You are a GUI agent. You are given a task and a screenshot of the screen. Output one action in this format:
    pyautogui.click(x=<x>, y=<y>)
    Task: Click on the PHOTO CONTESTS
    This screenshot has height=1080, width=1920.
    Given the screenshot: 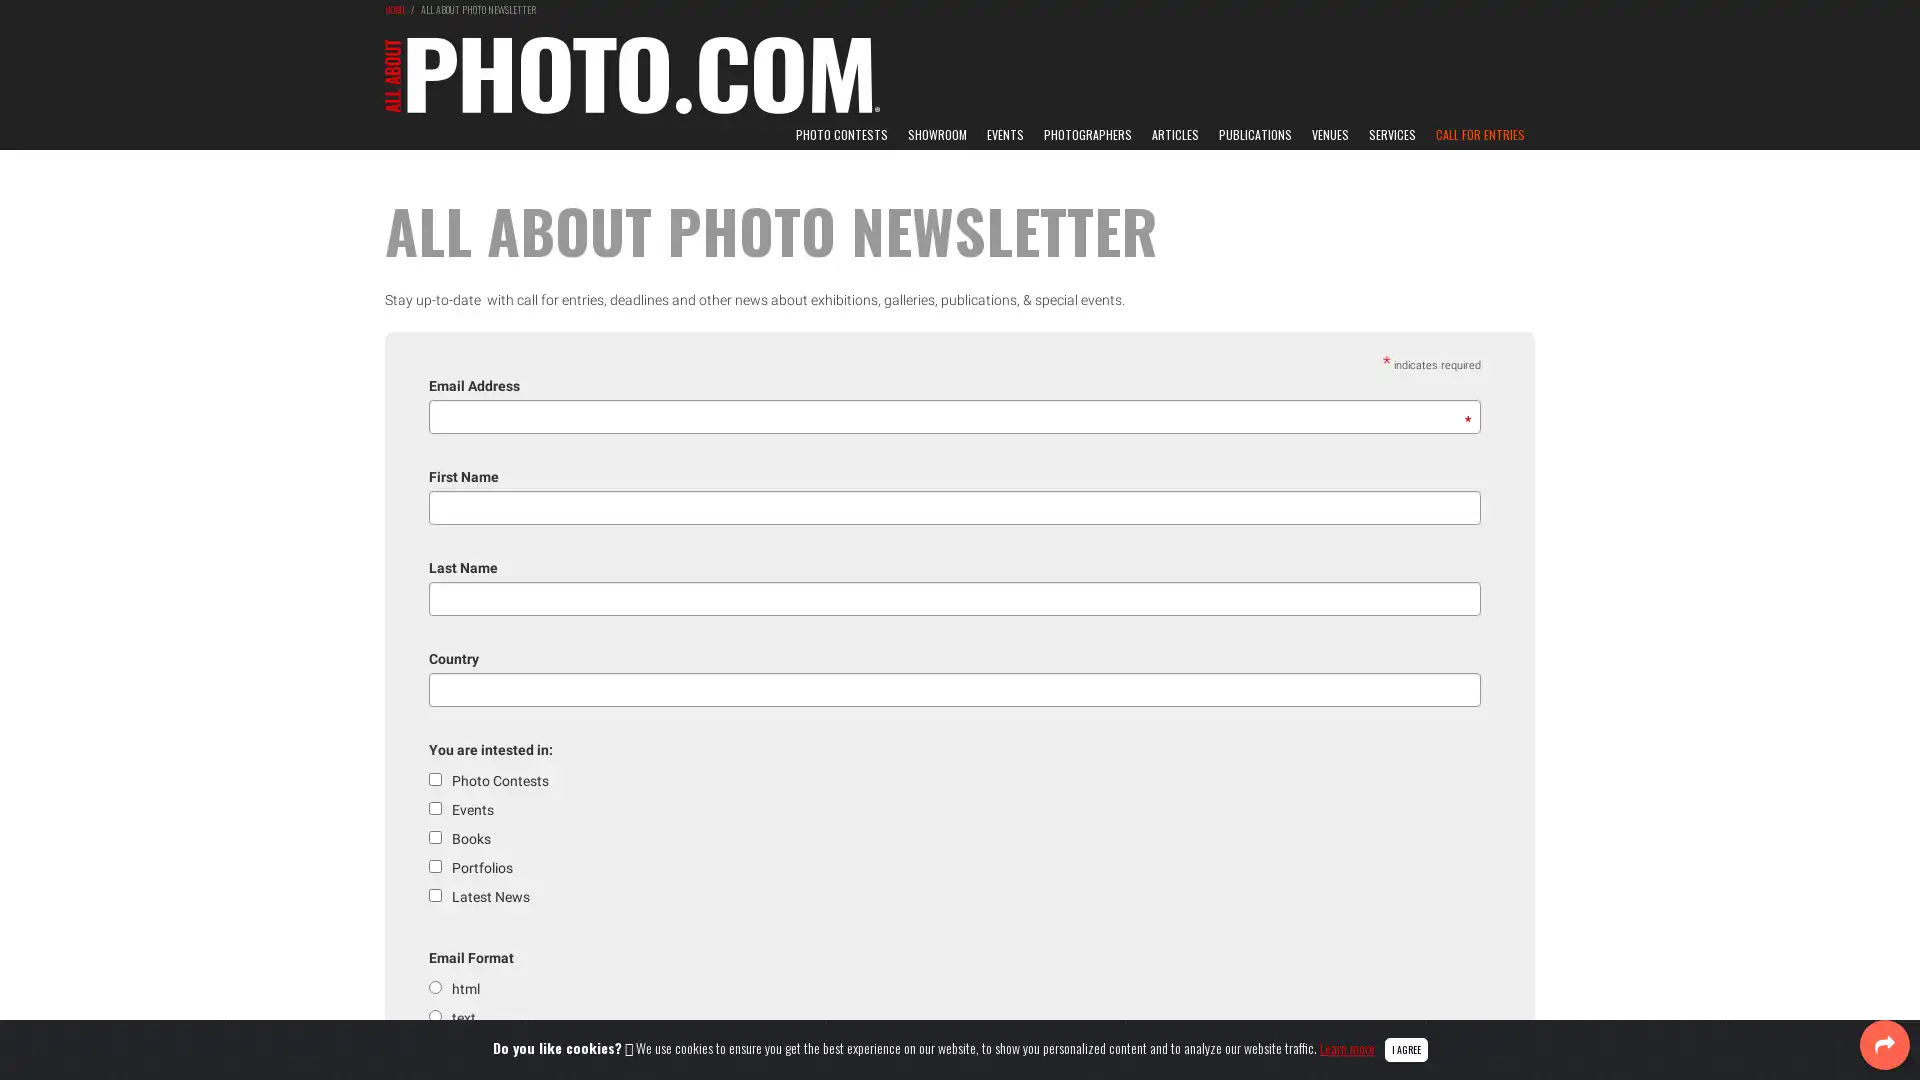 What is the action you would take?
    pyautogui.click(x=841, y=135)
    